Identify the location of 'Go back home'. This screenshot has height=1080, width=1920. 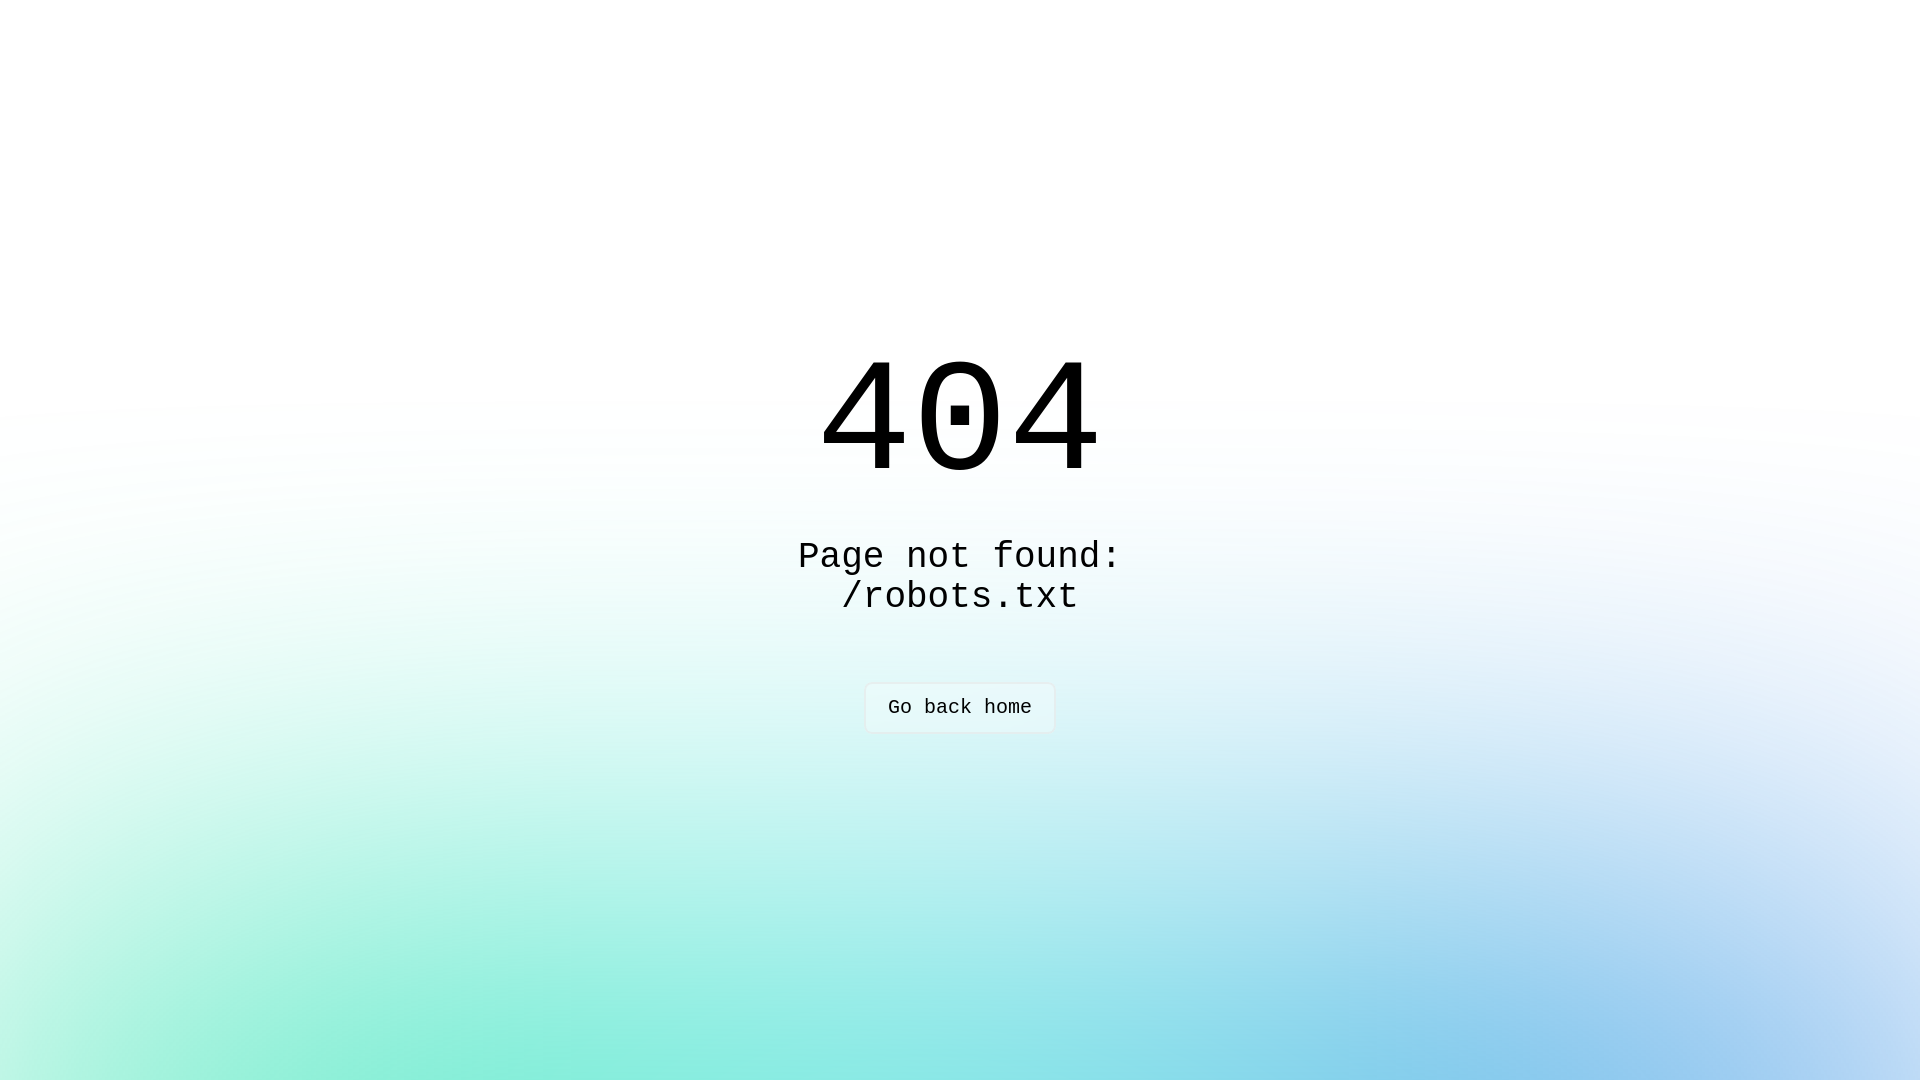
(960, 707).